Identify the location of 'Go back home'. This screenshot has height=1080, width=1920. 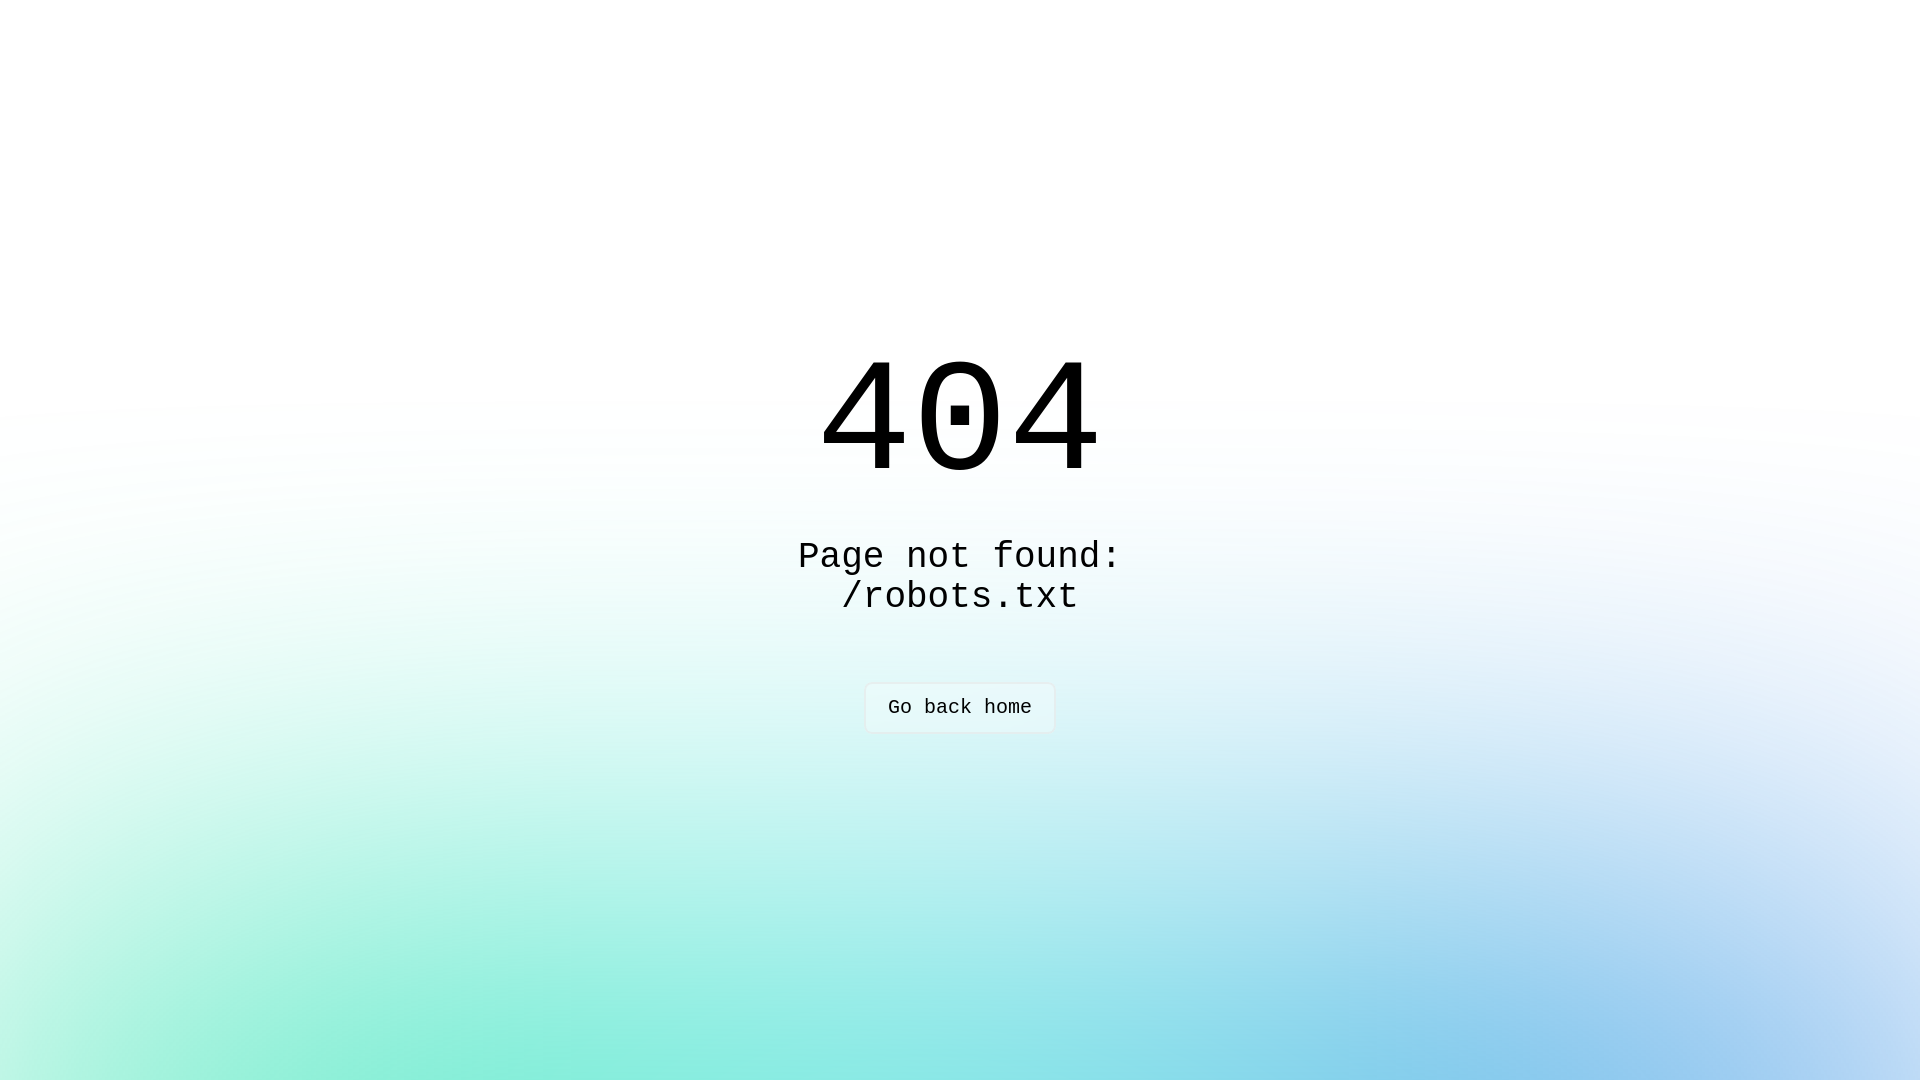
(960, 707).